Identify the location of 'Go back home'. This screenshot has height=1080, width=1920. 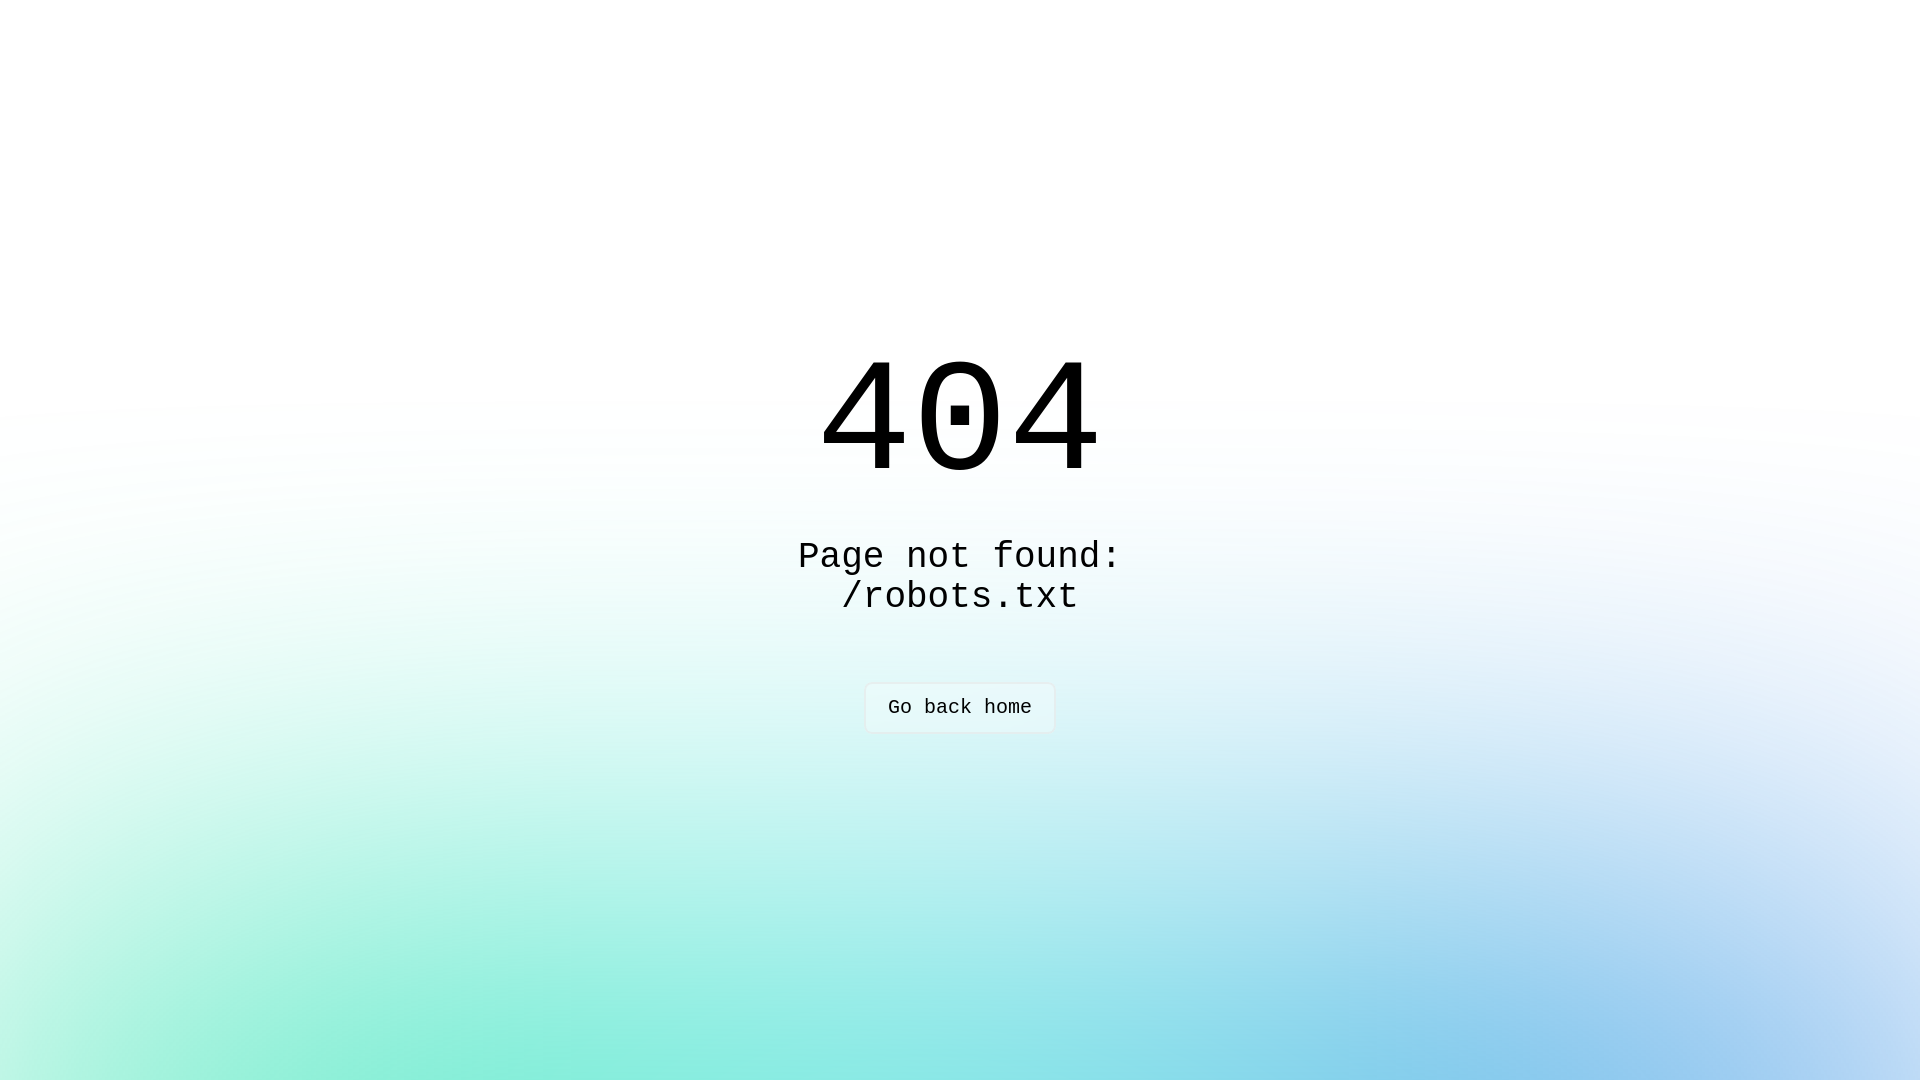
(960, 707).